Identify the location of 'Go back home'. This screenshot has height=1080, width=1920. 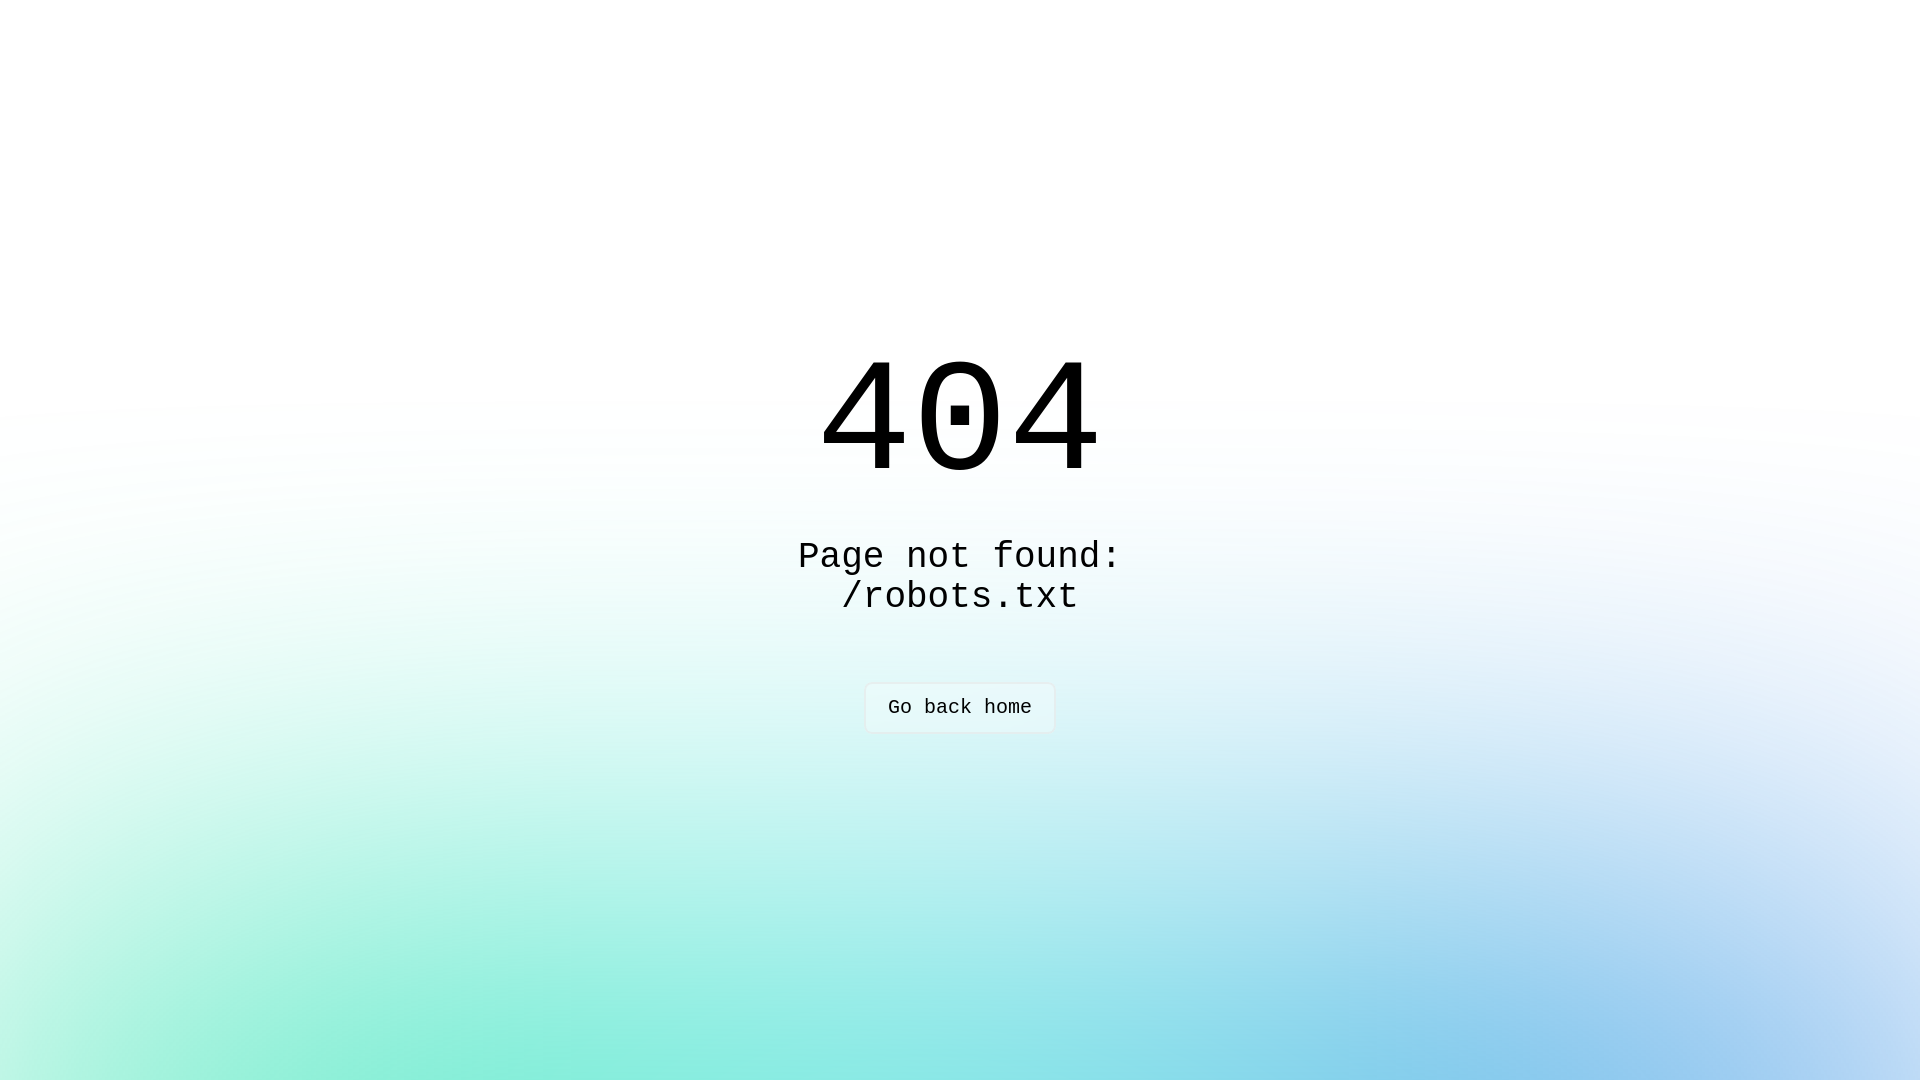
(960, 707).